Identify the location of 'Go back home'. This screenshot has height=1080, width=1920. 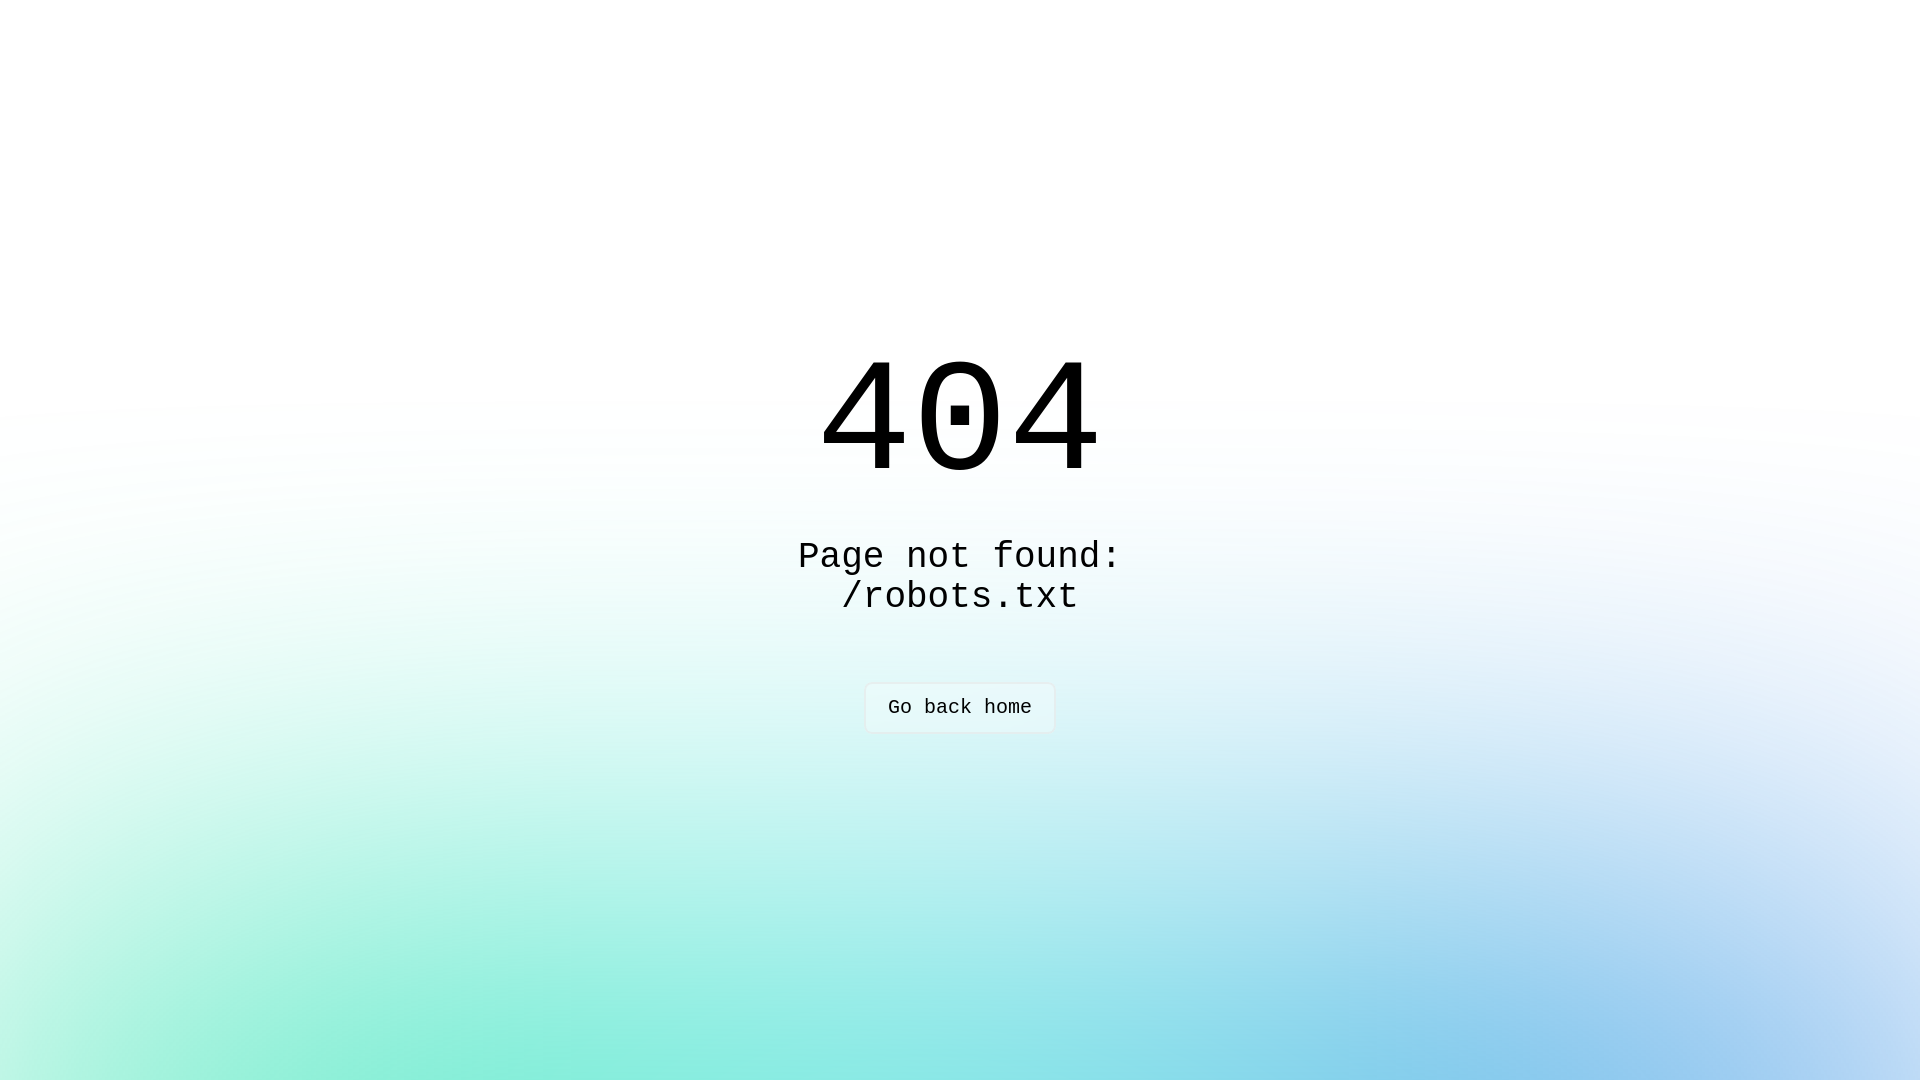
(960, 707).